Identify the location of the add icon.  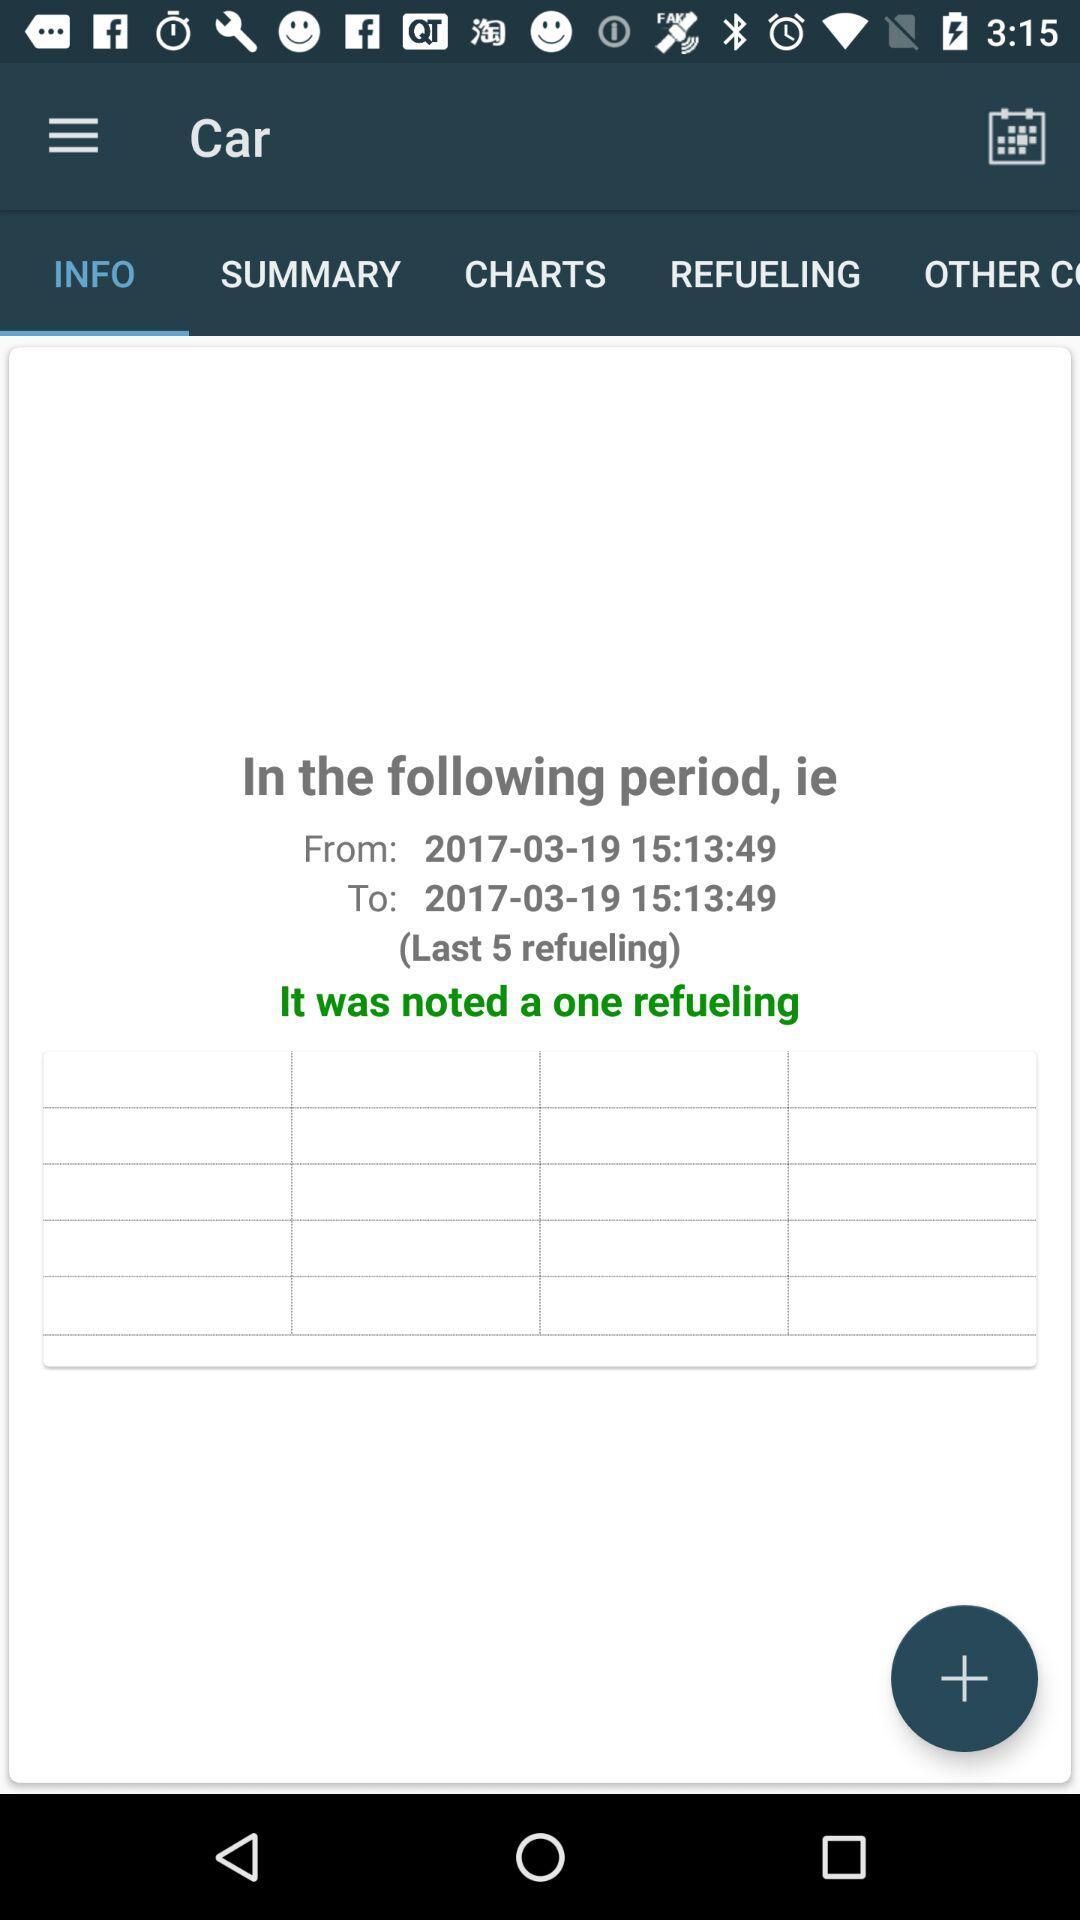
(963, 1678).